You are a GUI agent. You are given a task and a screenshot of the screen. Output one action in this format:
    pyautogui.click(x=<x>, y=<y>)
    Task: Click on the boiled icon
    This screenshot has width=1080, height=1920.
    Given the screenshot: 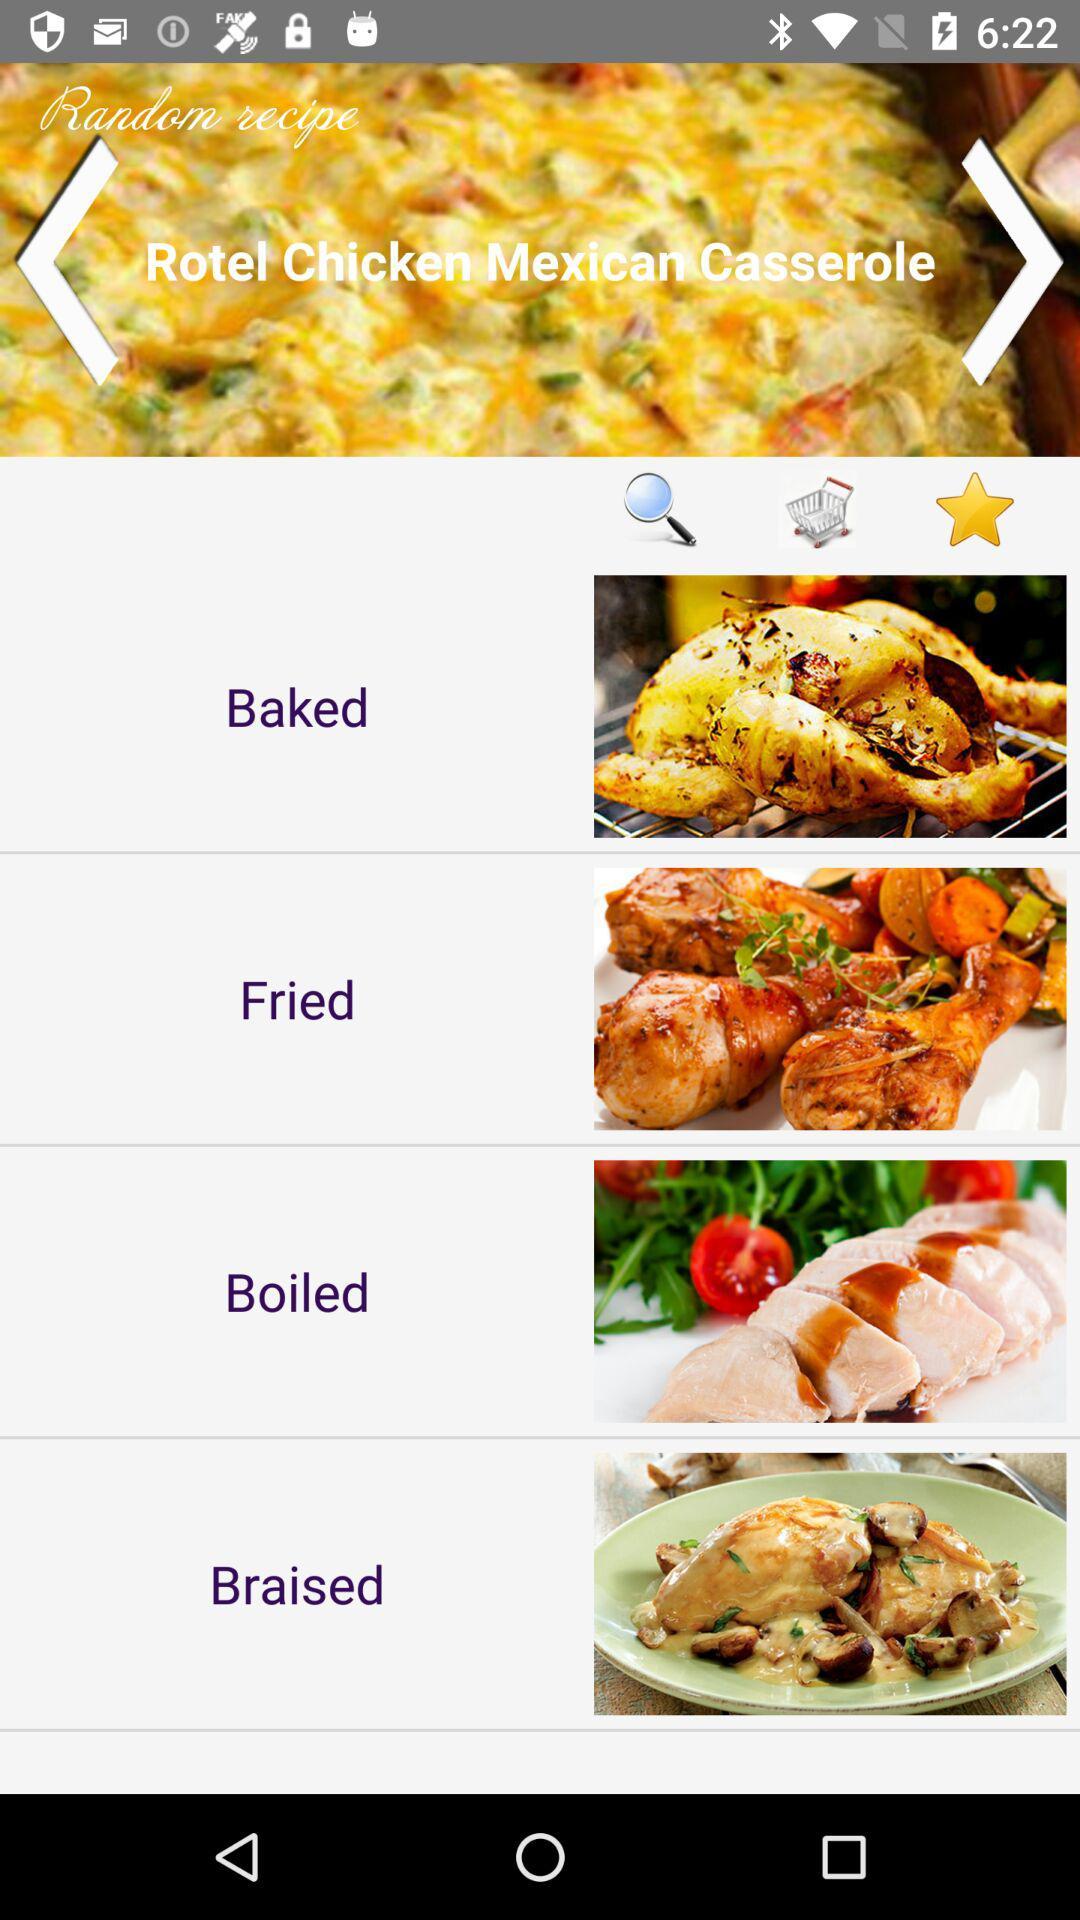 What is the action you would take?
    pyautogui.click(x=297, y=1291)
    